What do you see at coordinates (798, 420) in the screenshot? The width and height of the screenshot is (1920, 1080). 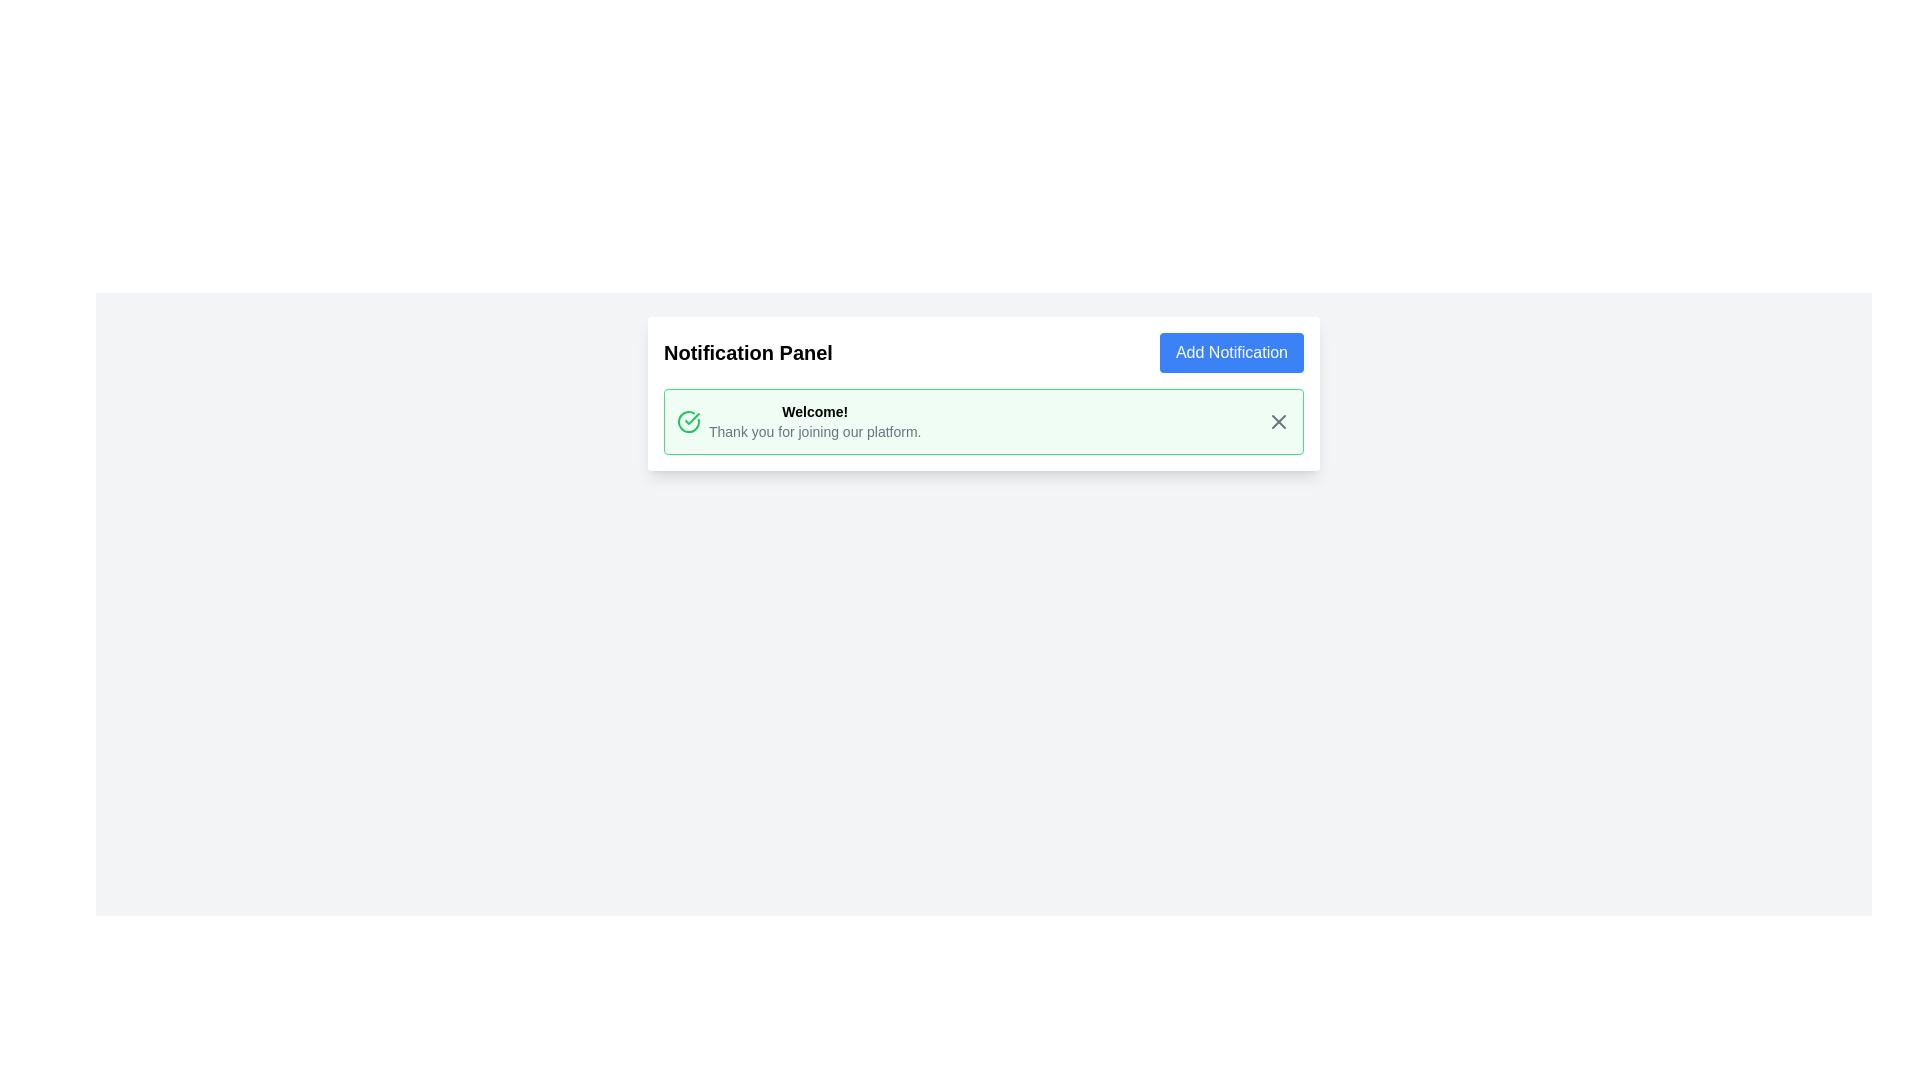 I see `the positive acknowledgment notification text with icon located in the notification card within the Notification Panel` at bounding box center [798, 420].